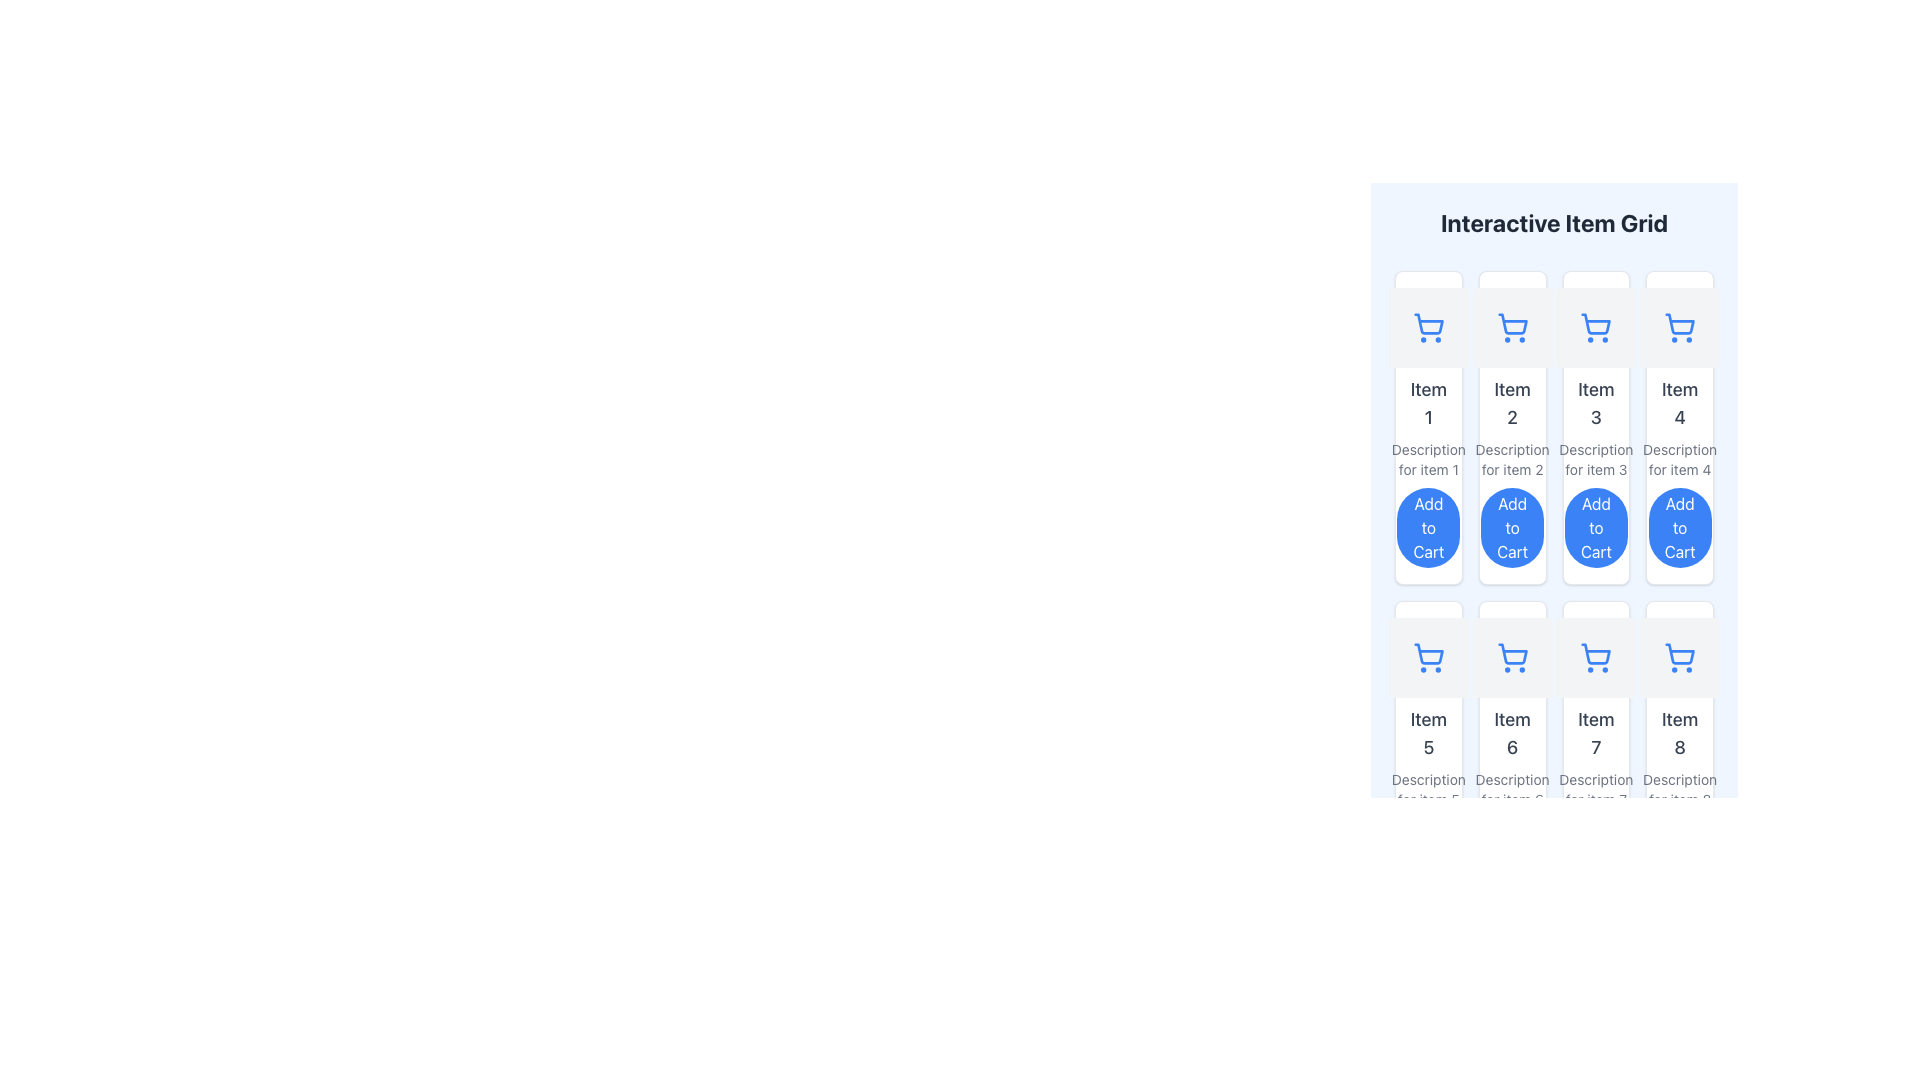 This screenshot has width=1920, height=1080. What do you see at coordinates (1427, 758) in the screenshot?
I see `item description displayed on the Content Card for 'Item 5', which is the fifth item in a grid of 8 items` at bounding box center [1427, 758].